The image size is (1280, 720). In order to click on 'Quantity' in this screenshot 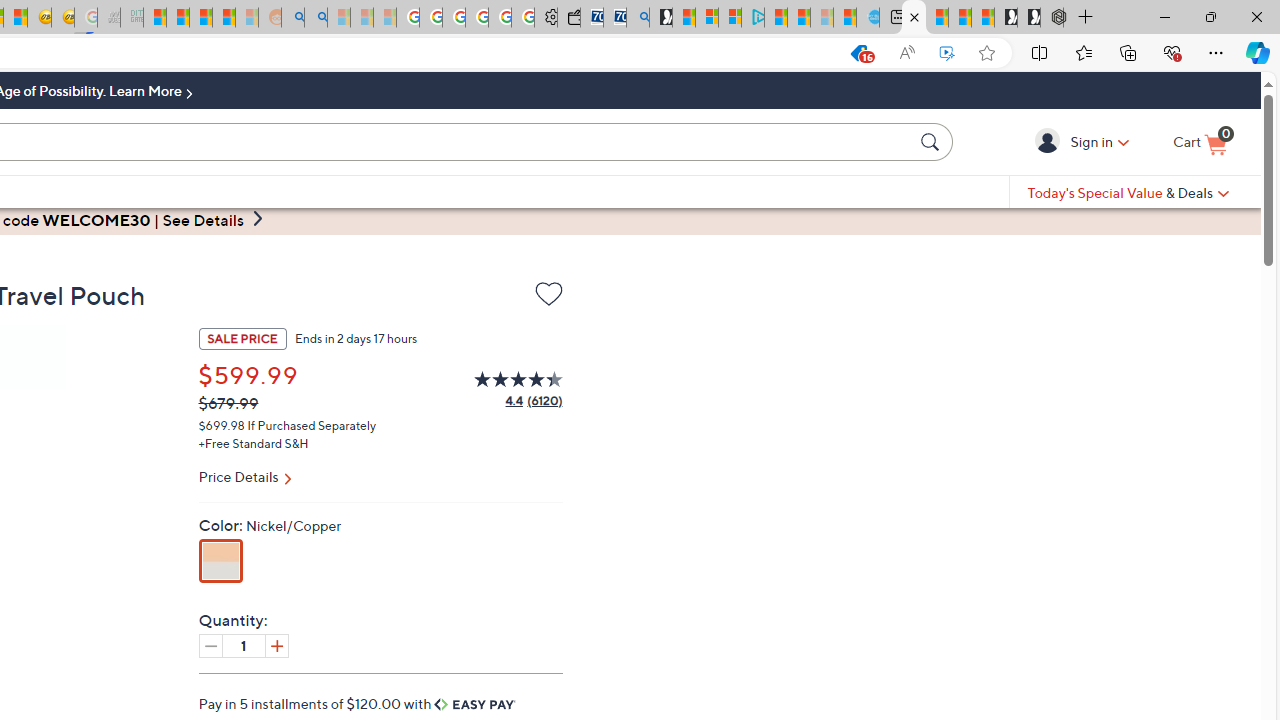, I will do `click(242, 645)`.